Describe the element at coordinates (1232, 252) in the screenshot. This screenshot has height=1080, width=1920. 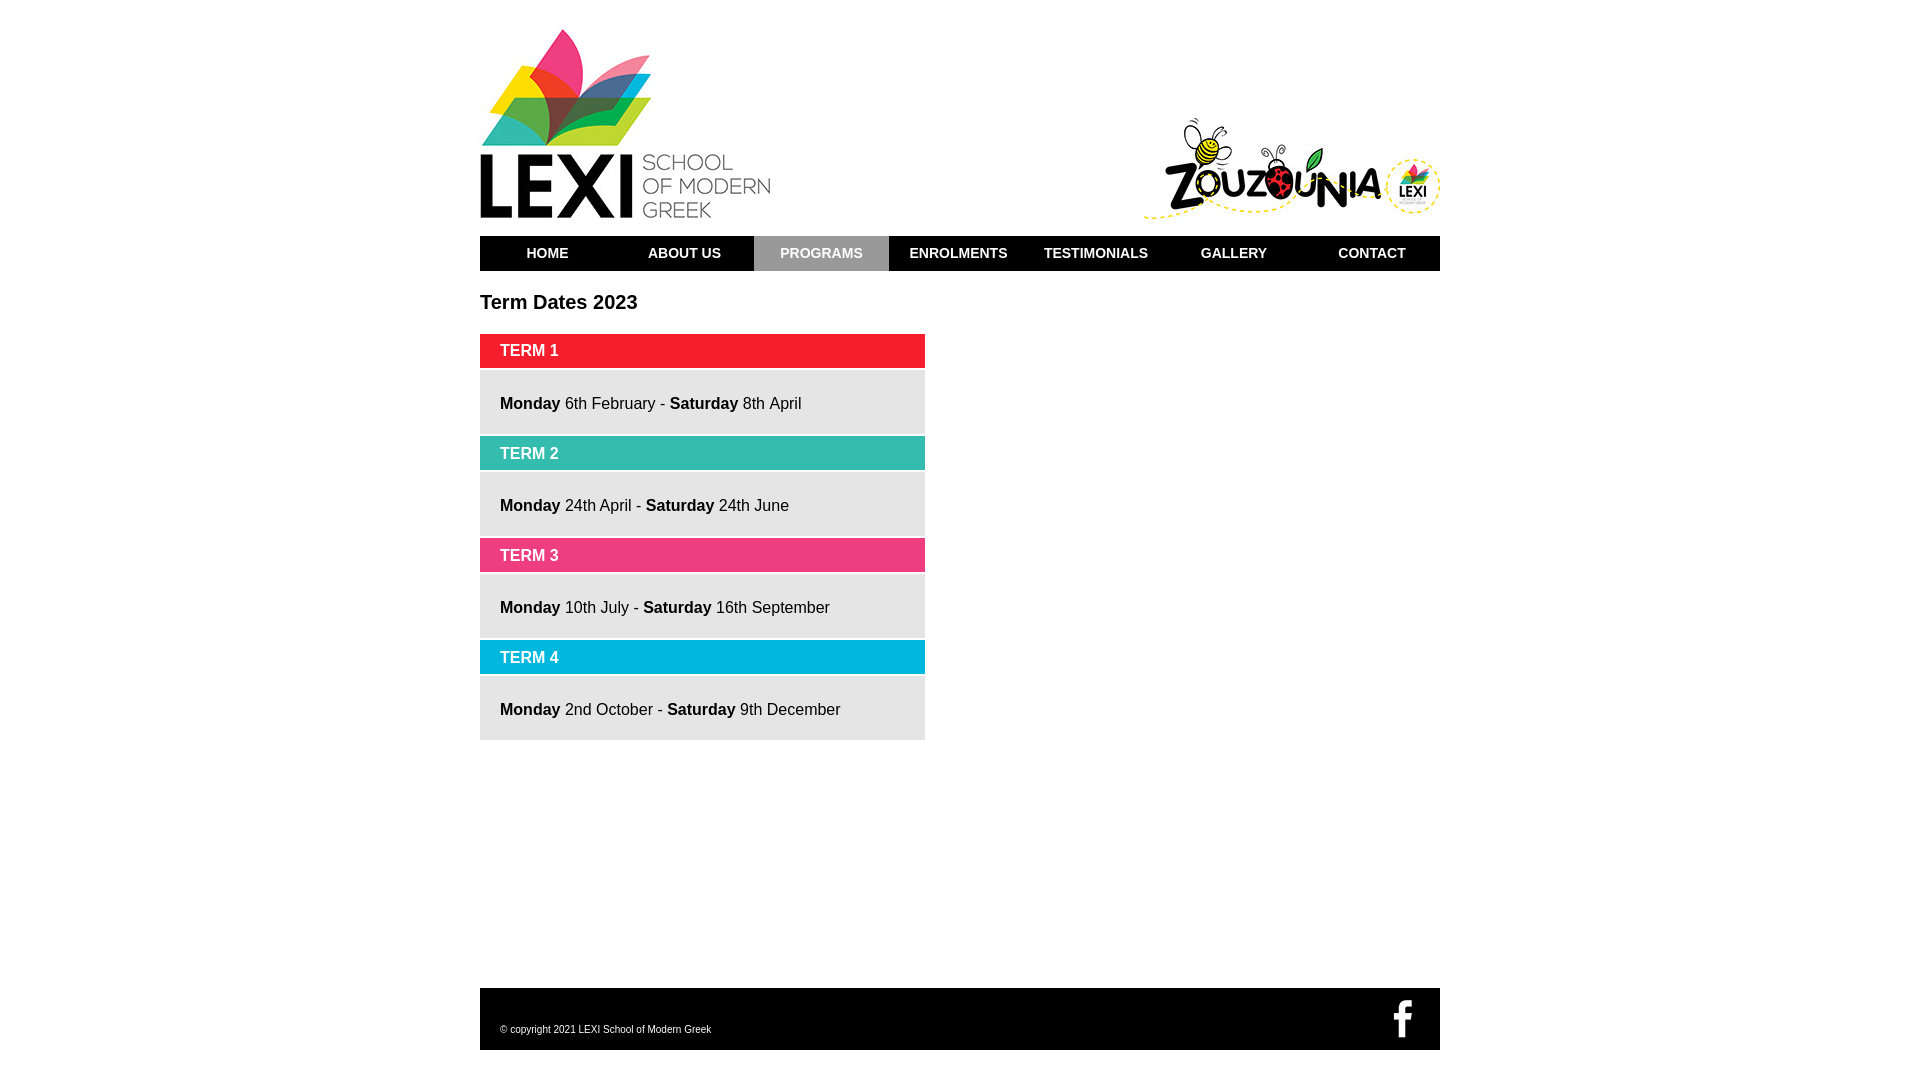
I see `'GALLERY'` at that location.